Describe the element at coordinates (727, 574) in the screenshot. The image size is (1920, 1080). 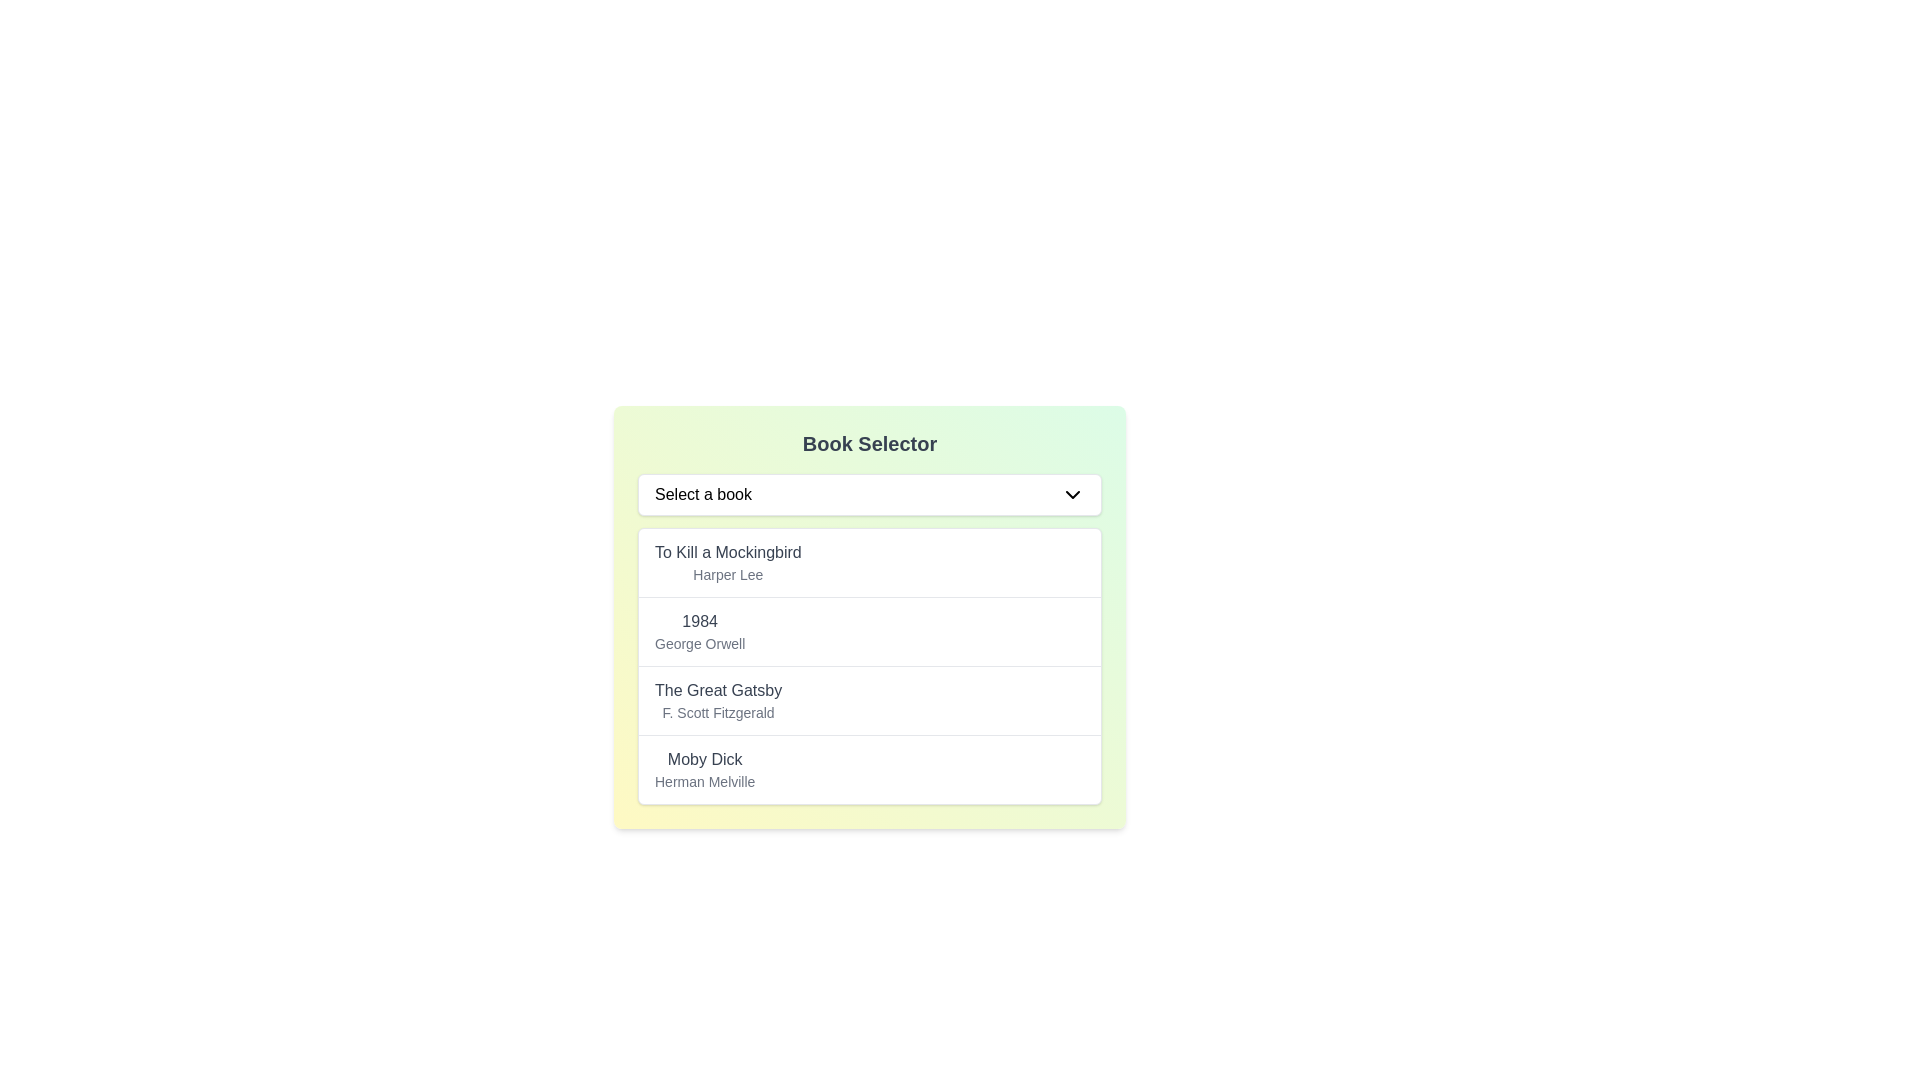
I see `the text label 'Harper Lee', which is displayed in a smaller font size and muted gray color, located under the title 'To Kill a Mockingbird' in the book list` at that location.